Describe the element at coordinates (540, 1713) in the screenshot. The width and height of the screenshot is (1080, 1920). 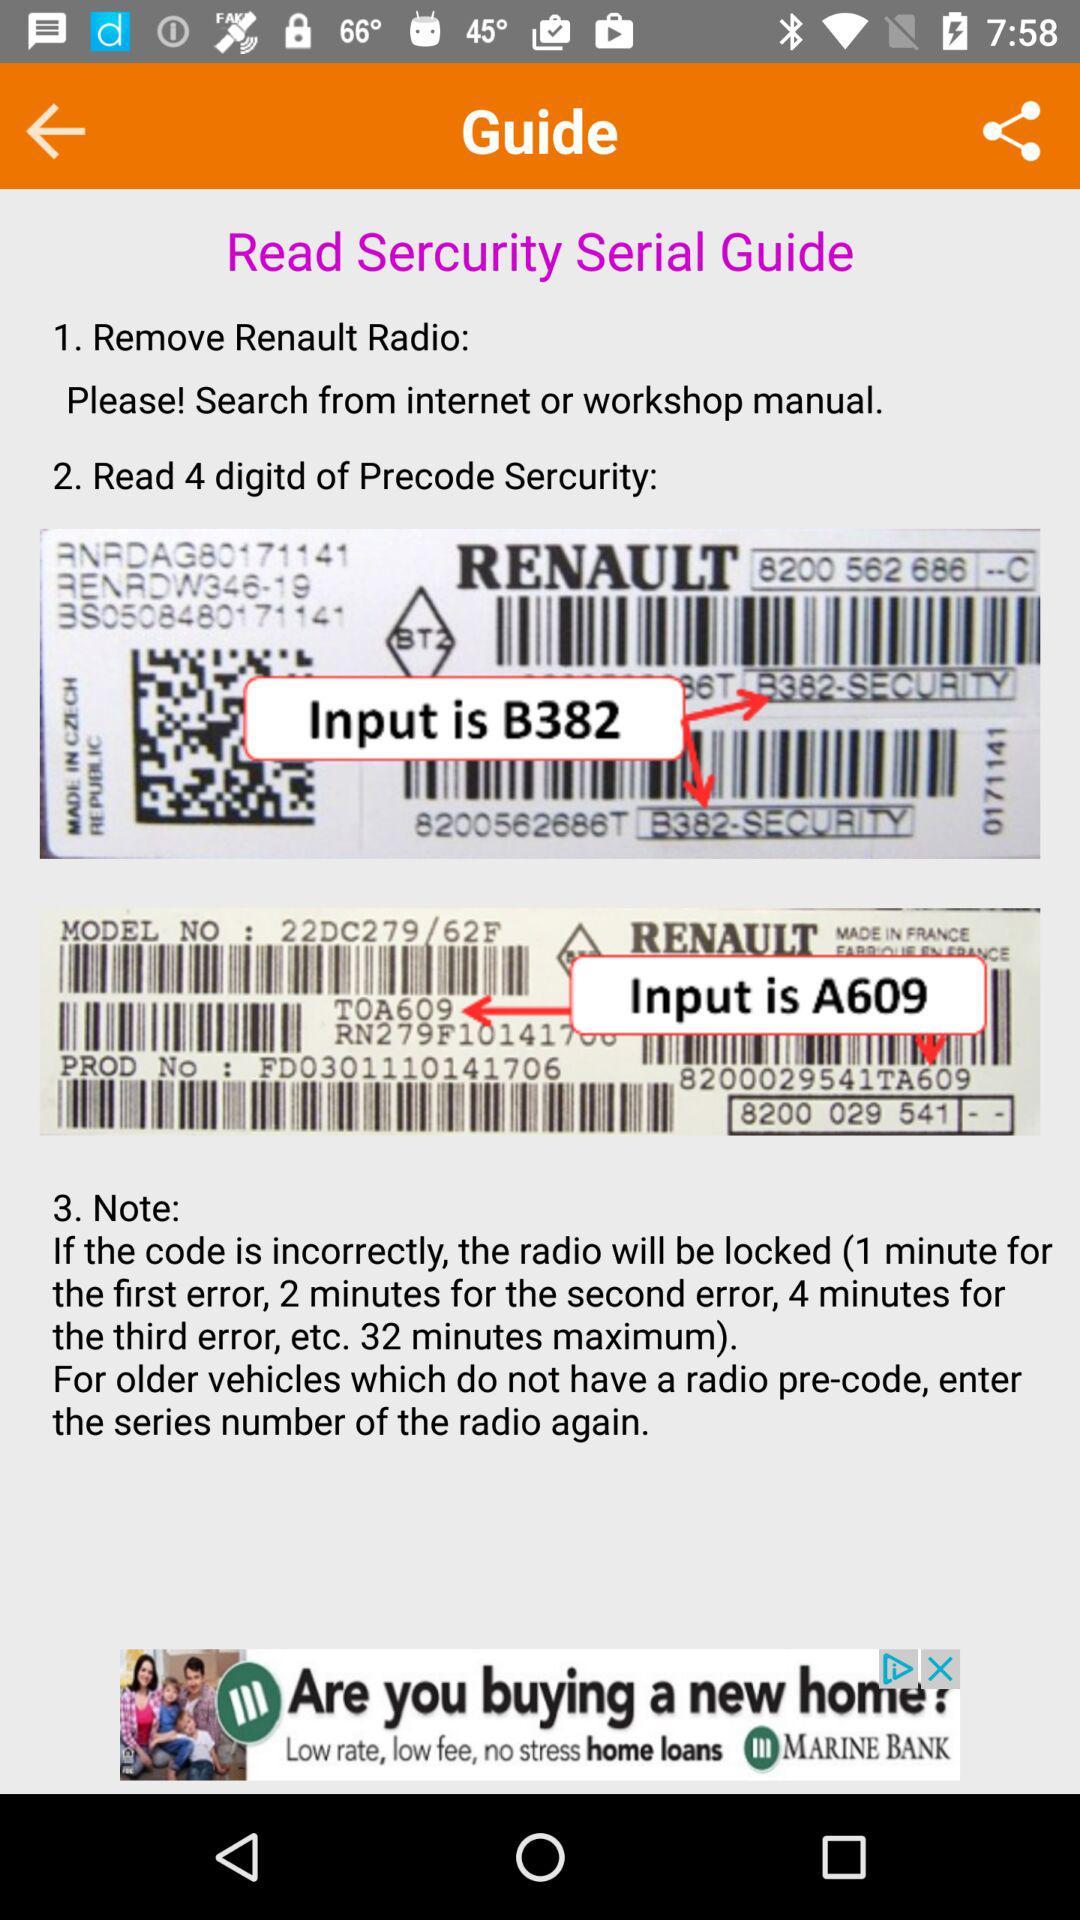
I see `advertisement page` at that location.